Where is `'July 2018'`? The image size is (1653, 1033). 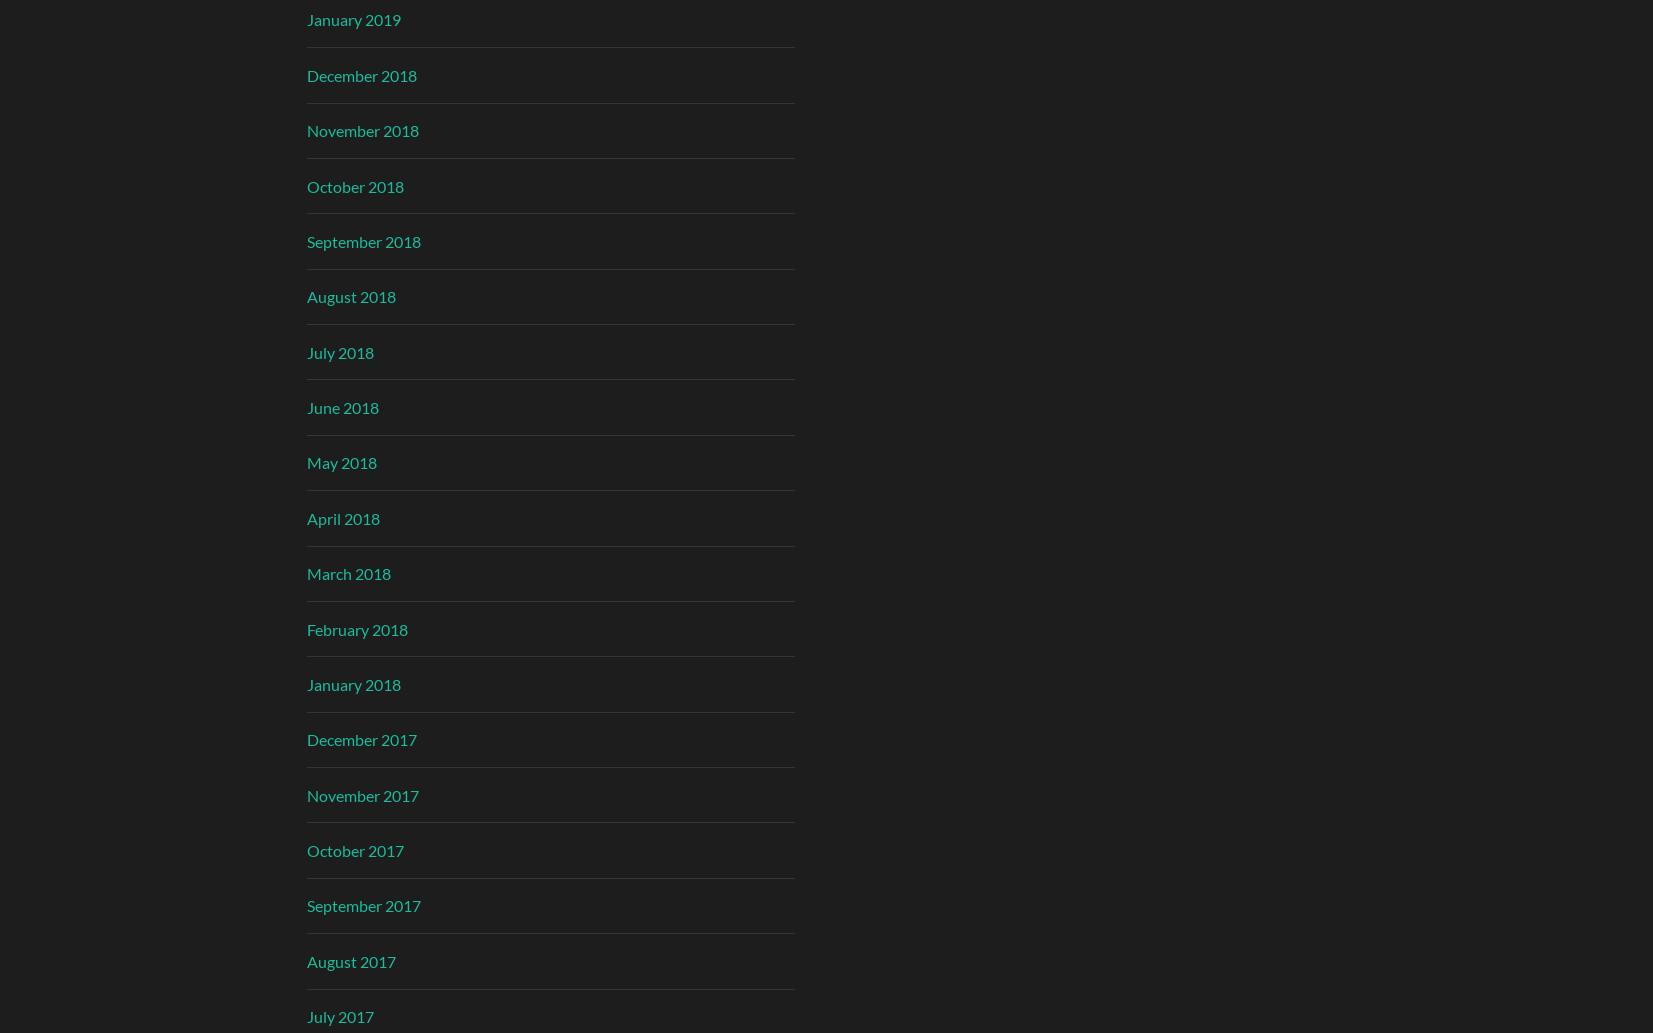 'July 2018' is located at coordinates (338, 351).